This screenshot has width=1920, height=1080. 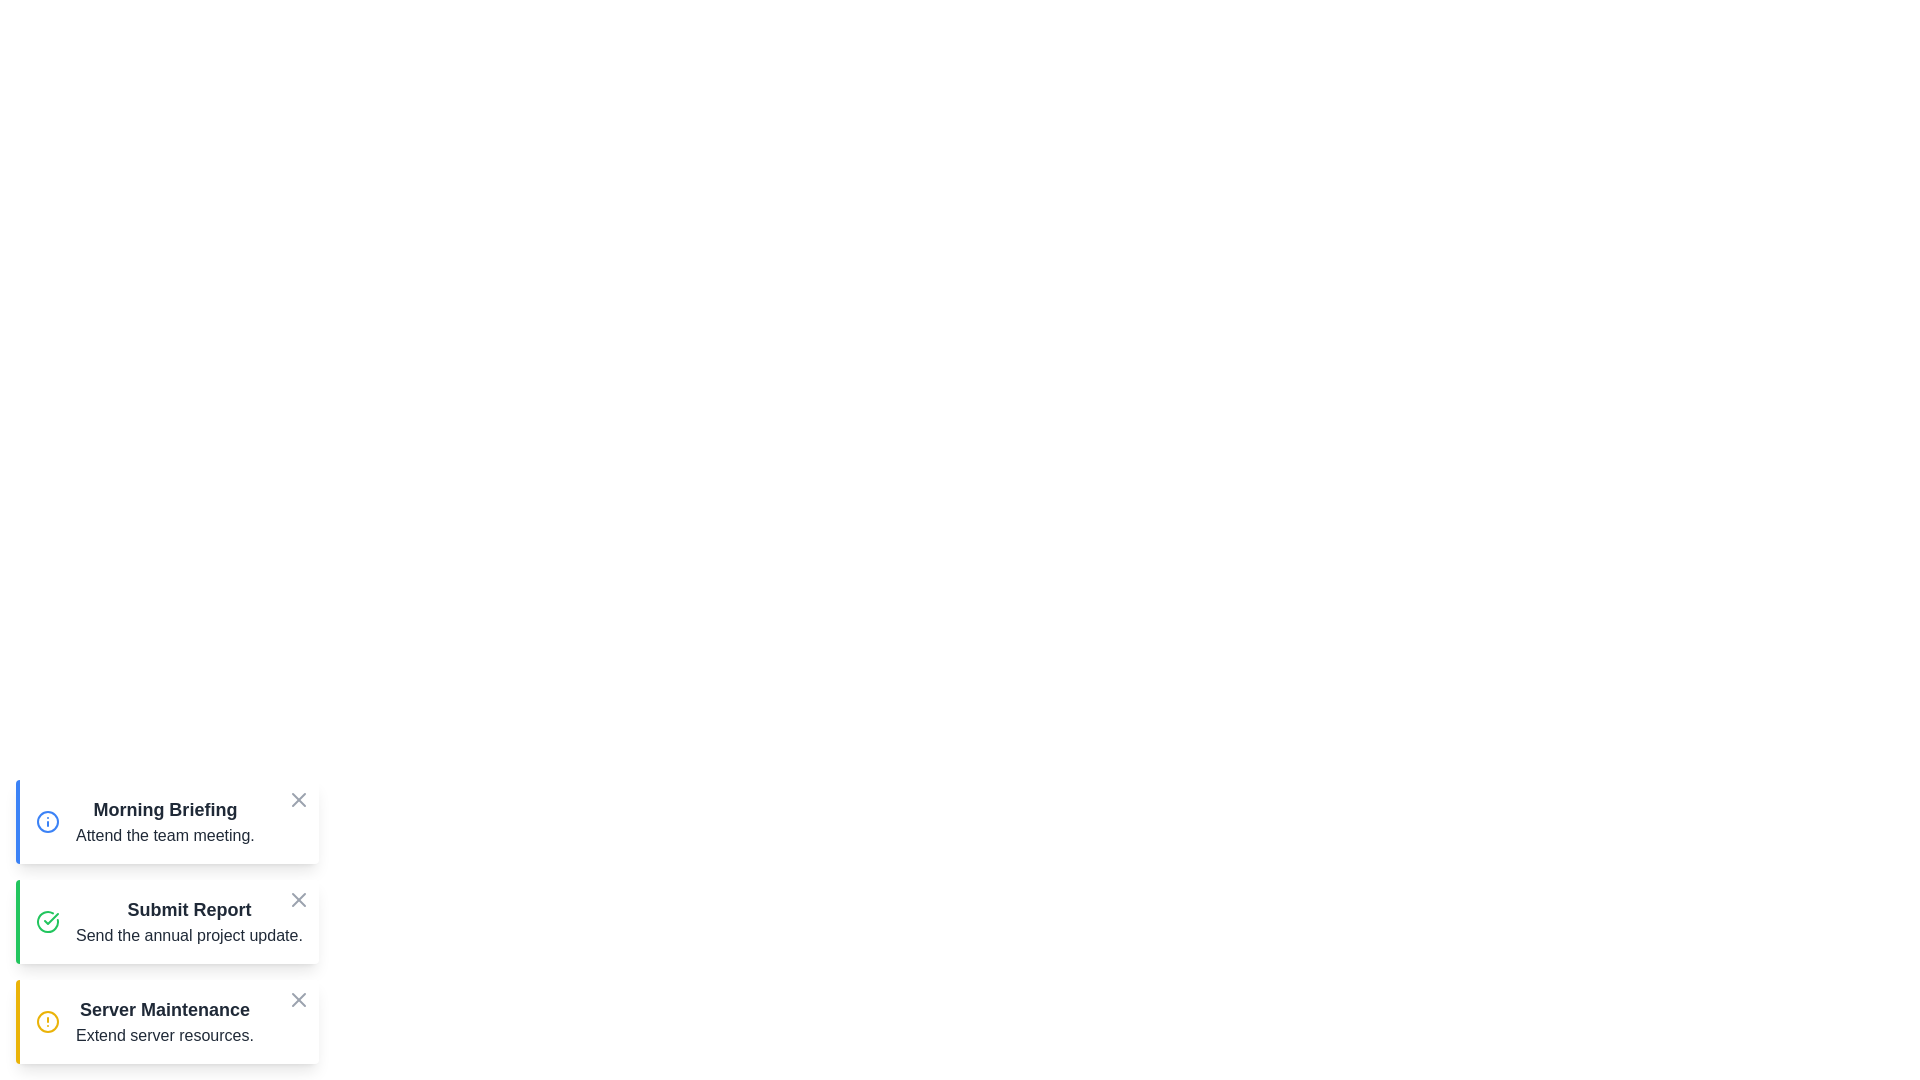 What do you see at coordinates (165, 821) in the screenshot?
I see `the 'Morning Briefing' card within the list` at bounding box center [165, 821].